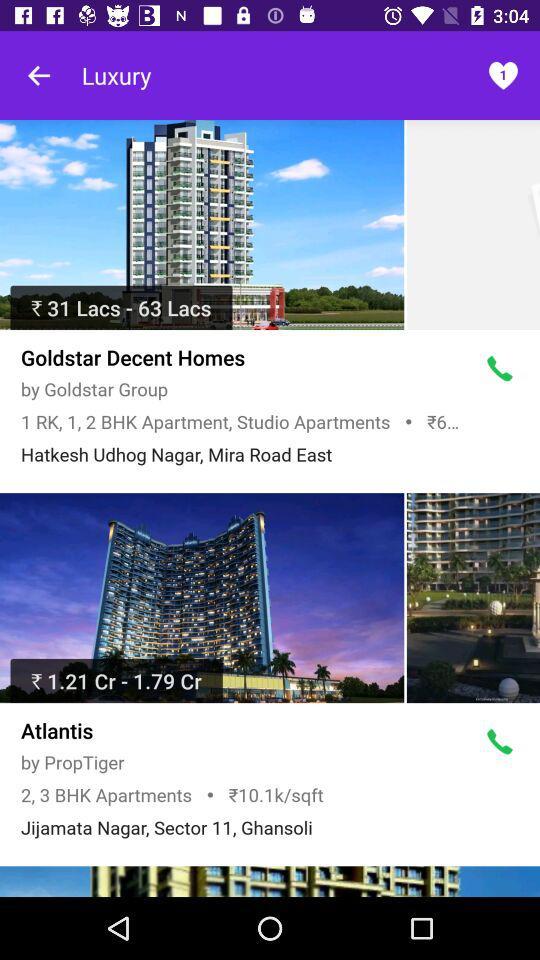 The height and width of the screenshot is (960, 540). What do you see at coordinates (501, 75) in the screenshot?
I see `the icon next to the luxury icon` at bounding box center [501, 75].